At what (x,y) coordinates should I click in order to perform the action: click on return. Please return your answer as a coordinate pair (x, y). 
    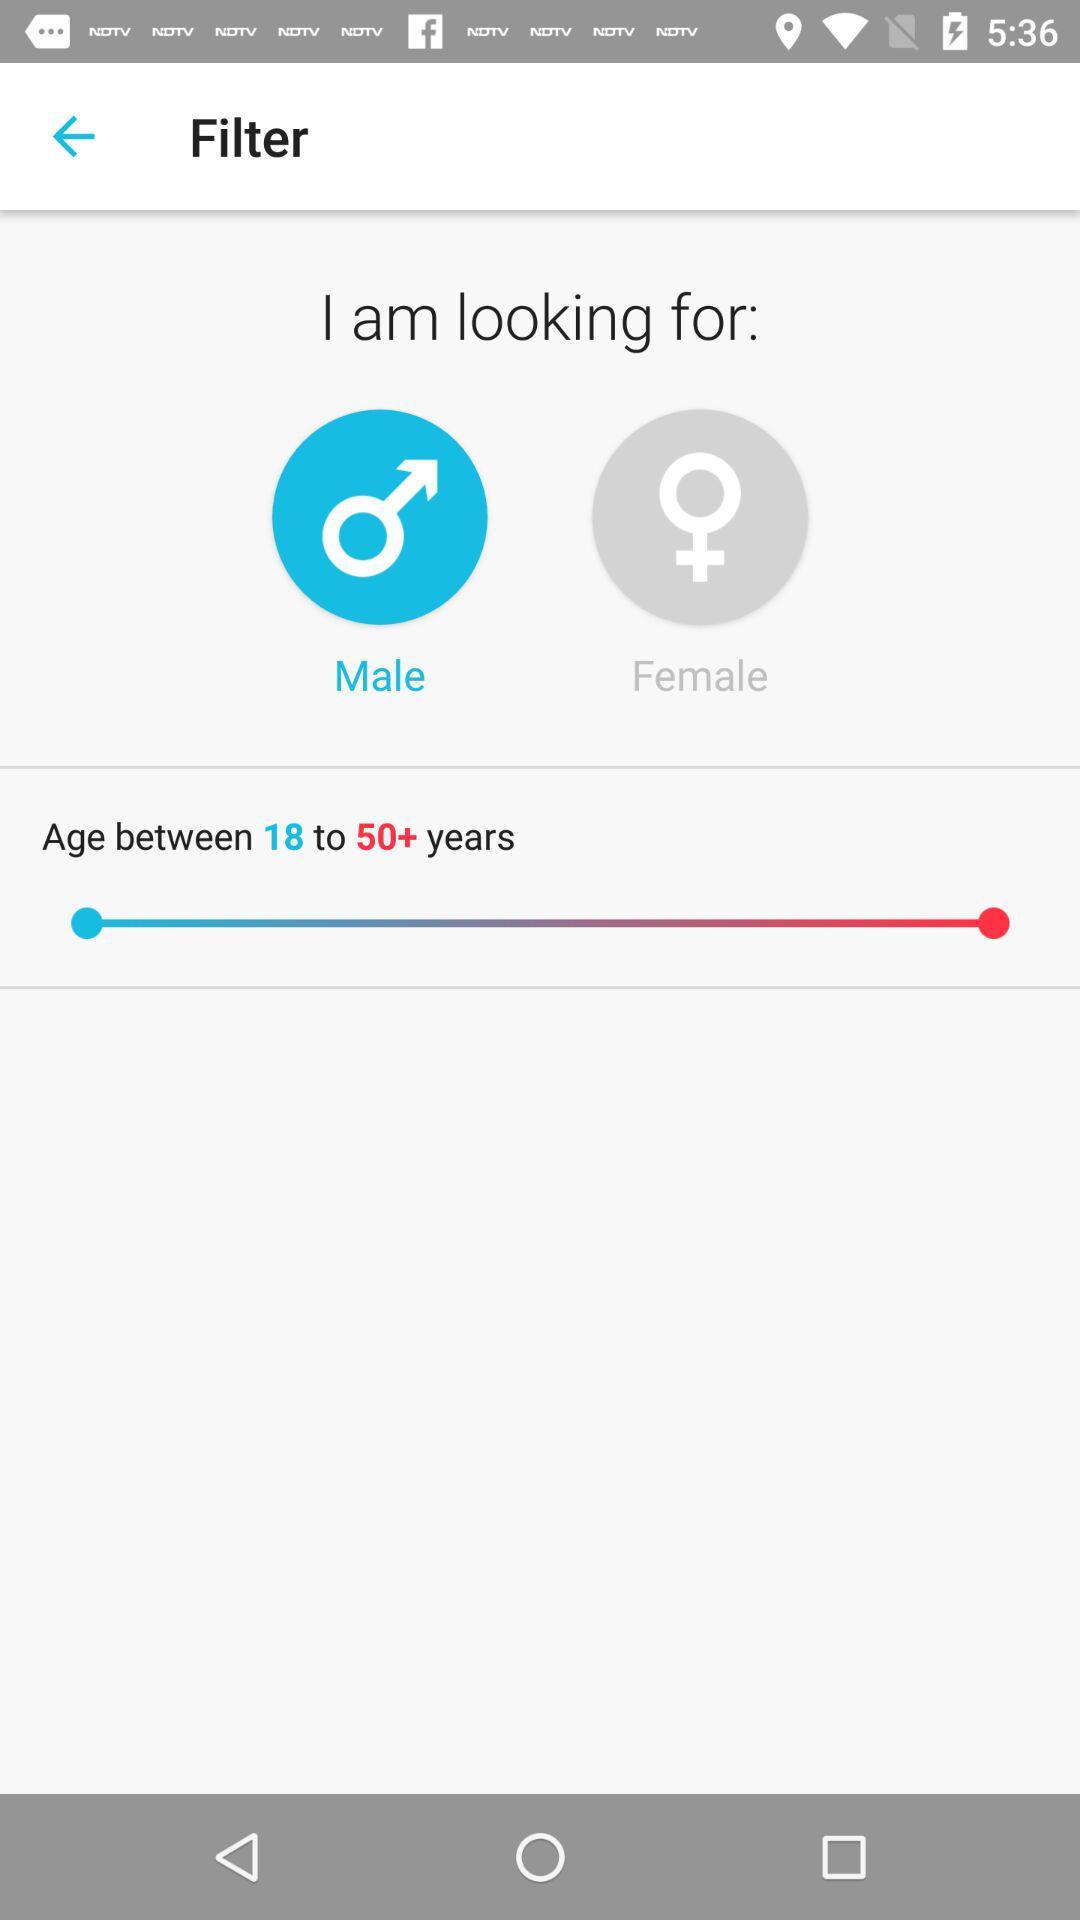
    Looking at the image, I should click on (72, 135).